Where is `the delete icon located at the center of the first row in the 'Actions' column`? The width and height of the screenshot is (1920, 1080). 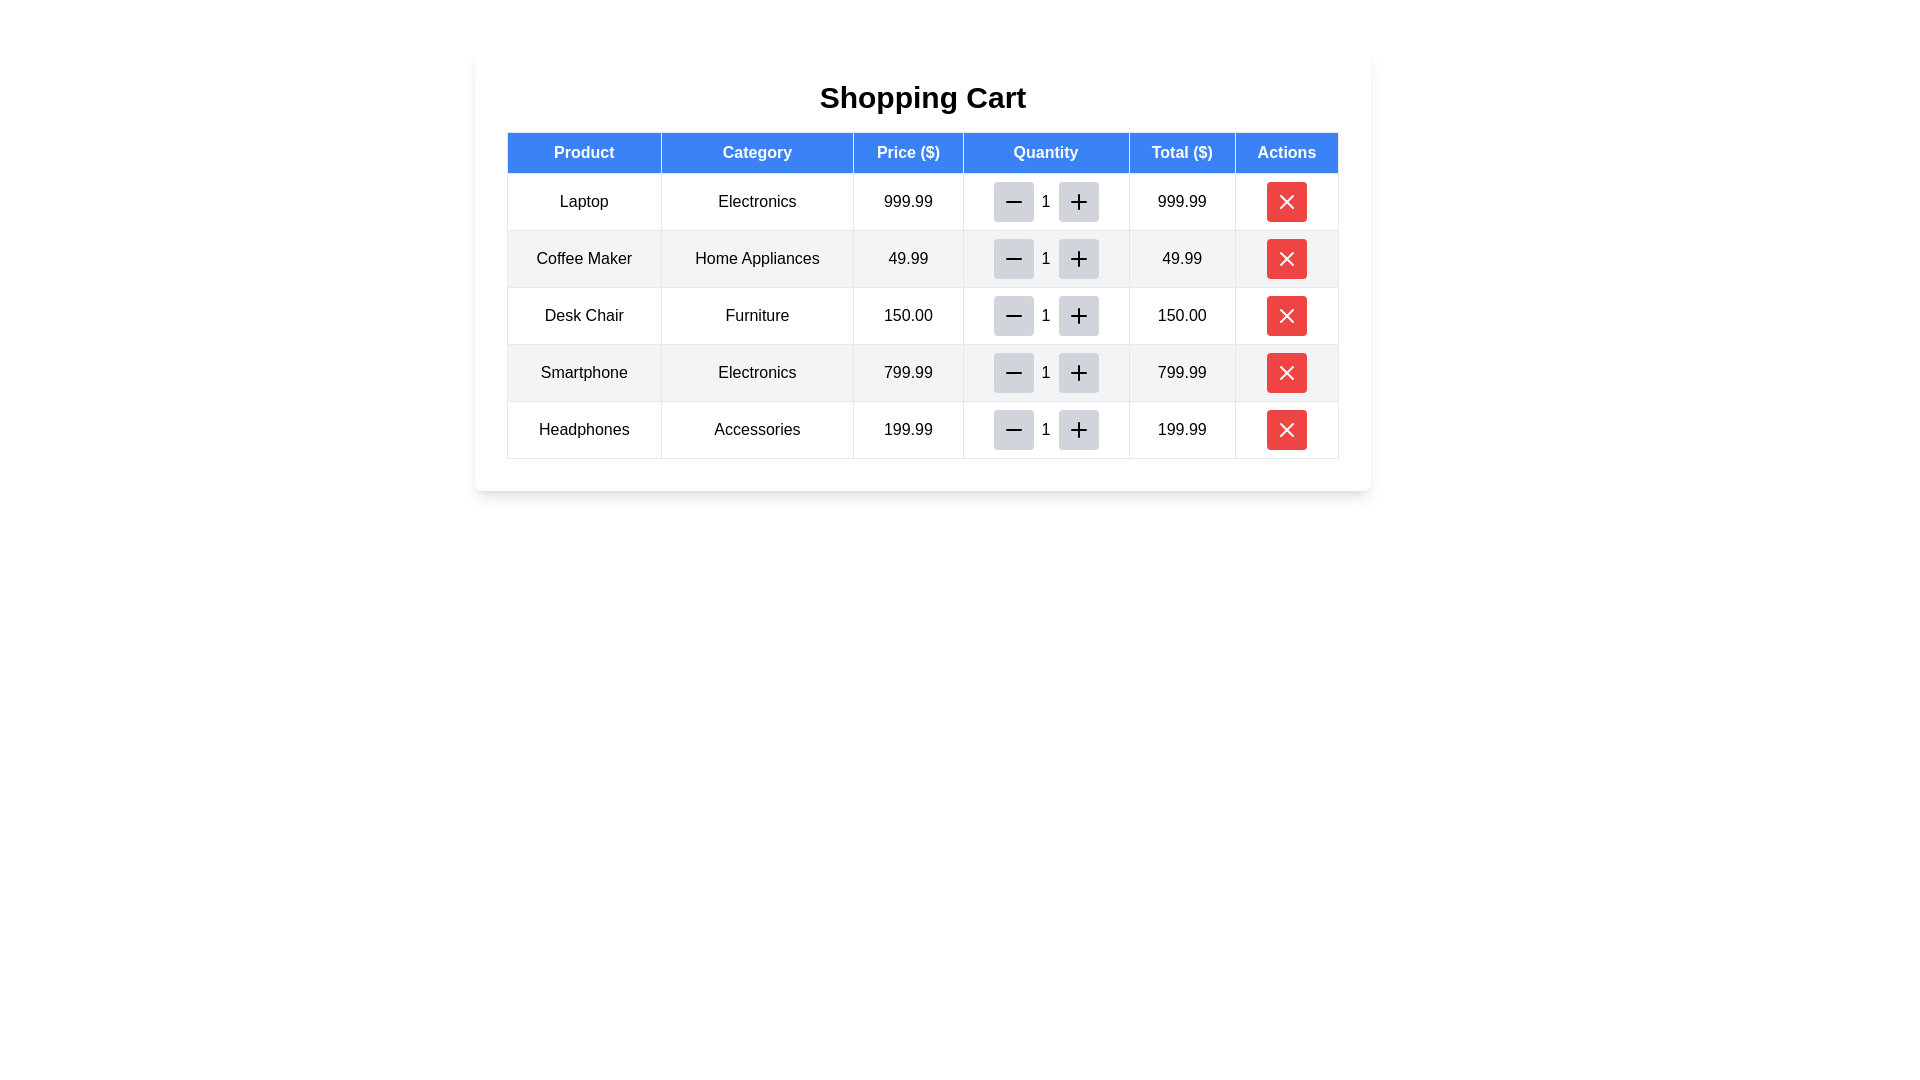 the delete icon located at the center of the first row in the 'Actions' column is located at coordinates (1286, 201).